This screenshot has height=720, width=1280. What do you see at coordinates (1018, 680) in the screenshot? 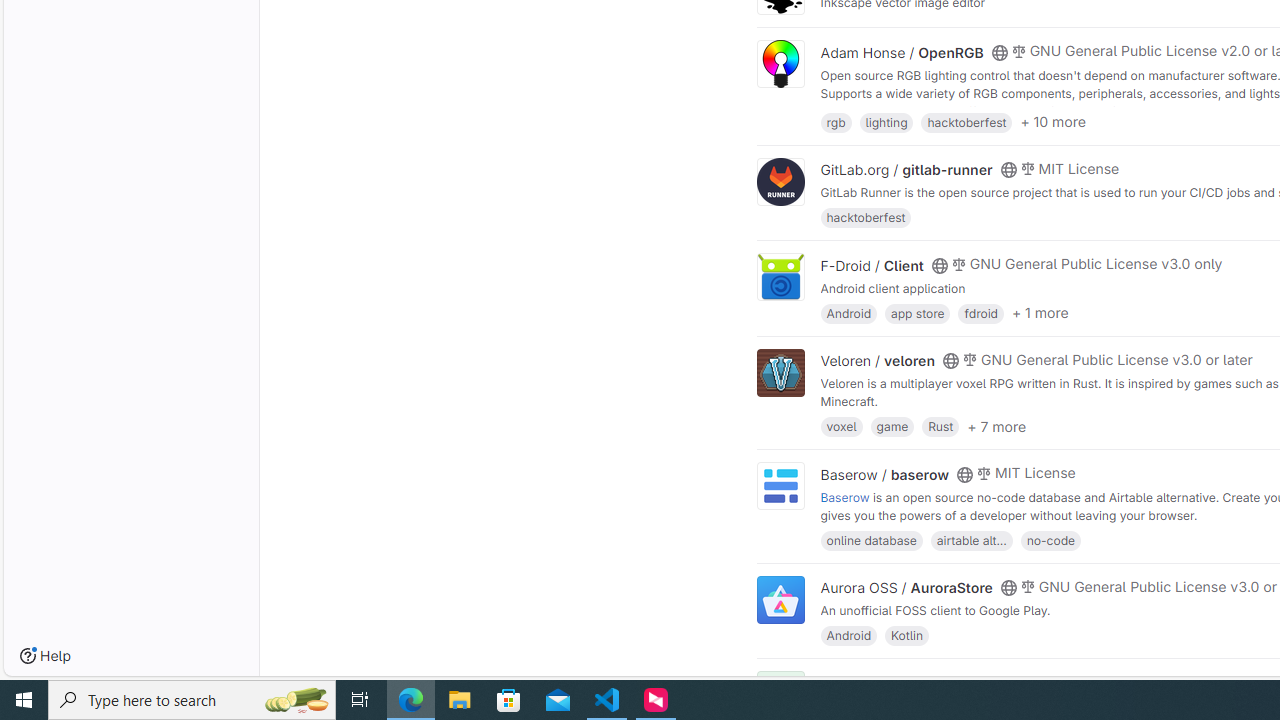
I see `'Class: s14 gl-mr-2'` at bounding box center [1018, 680].